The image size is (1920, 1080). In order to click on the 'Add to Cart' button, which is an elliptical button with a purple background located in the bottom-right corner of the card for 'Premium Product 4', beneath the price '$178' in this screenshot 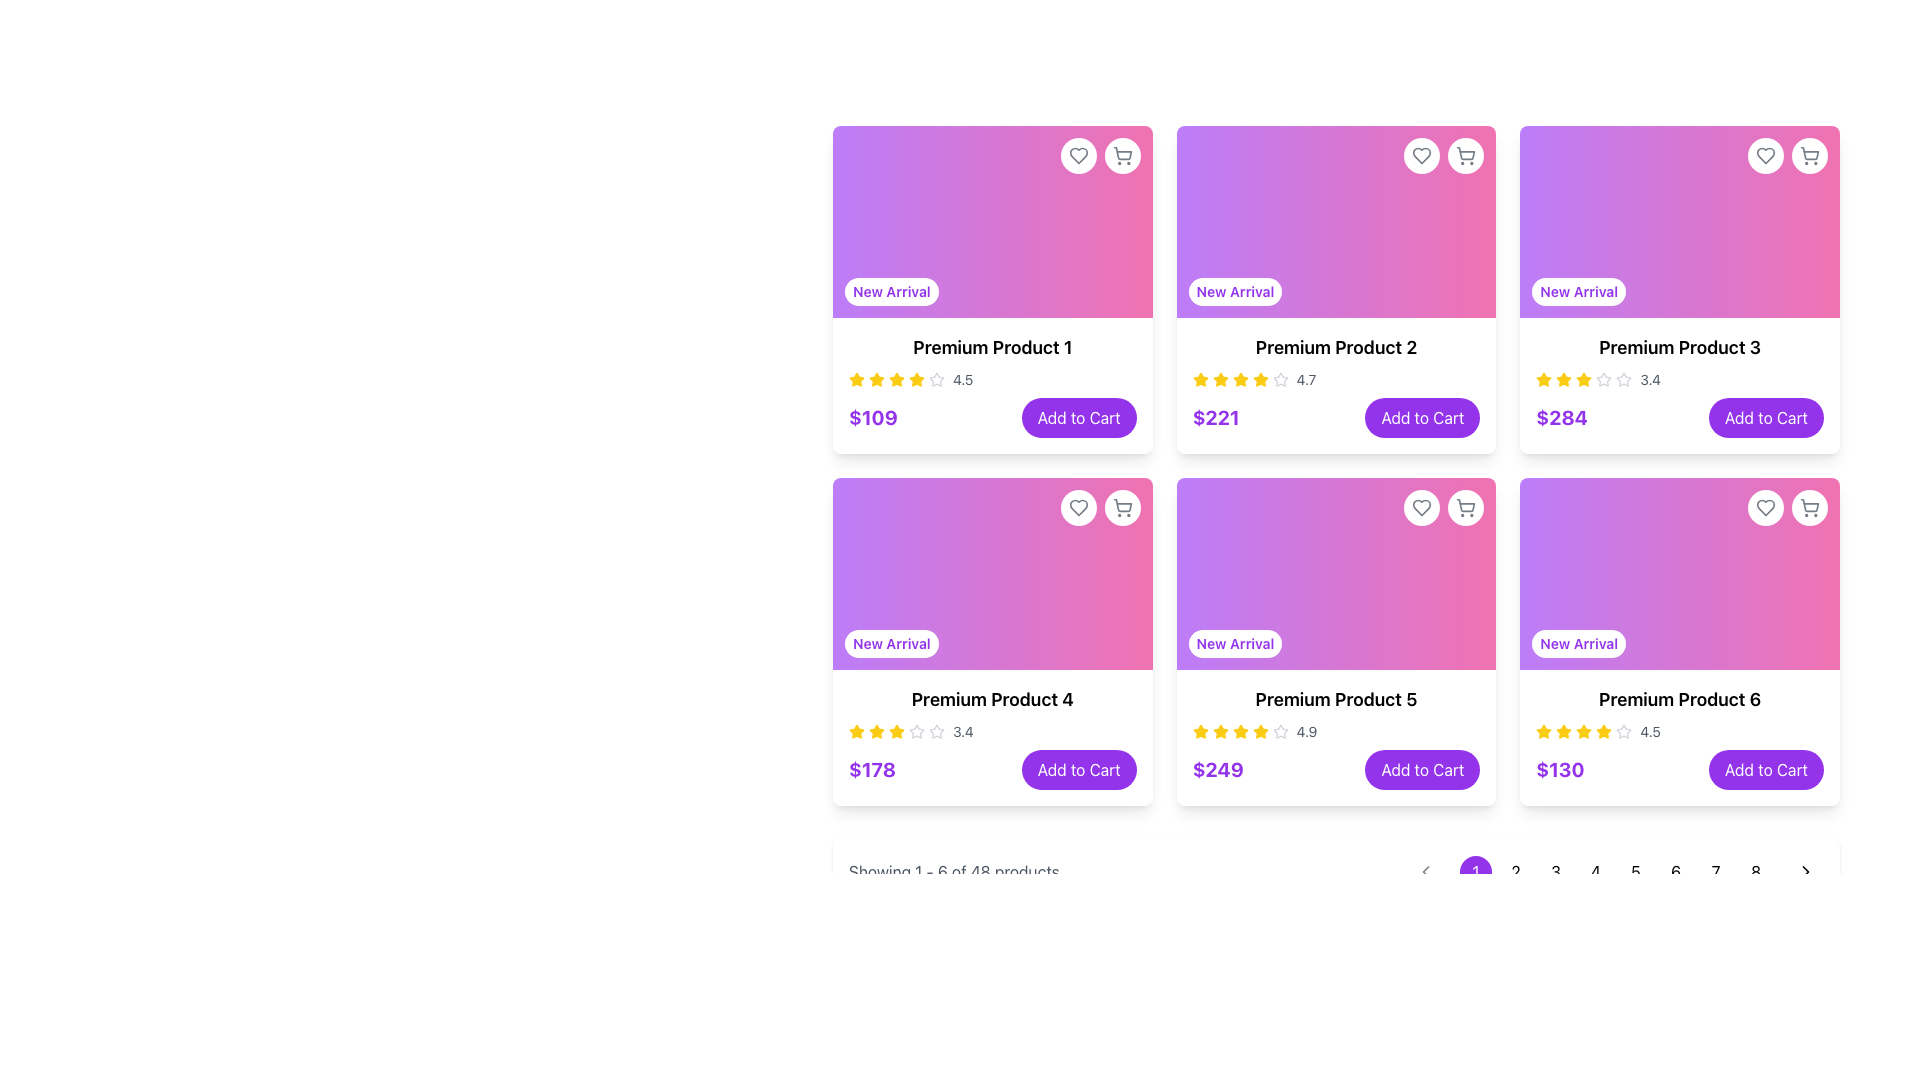, I will do `click(1078, 769)`.